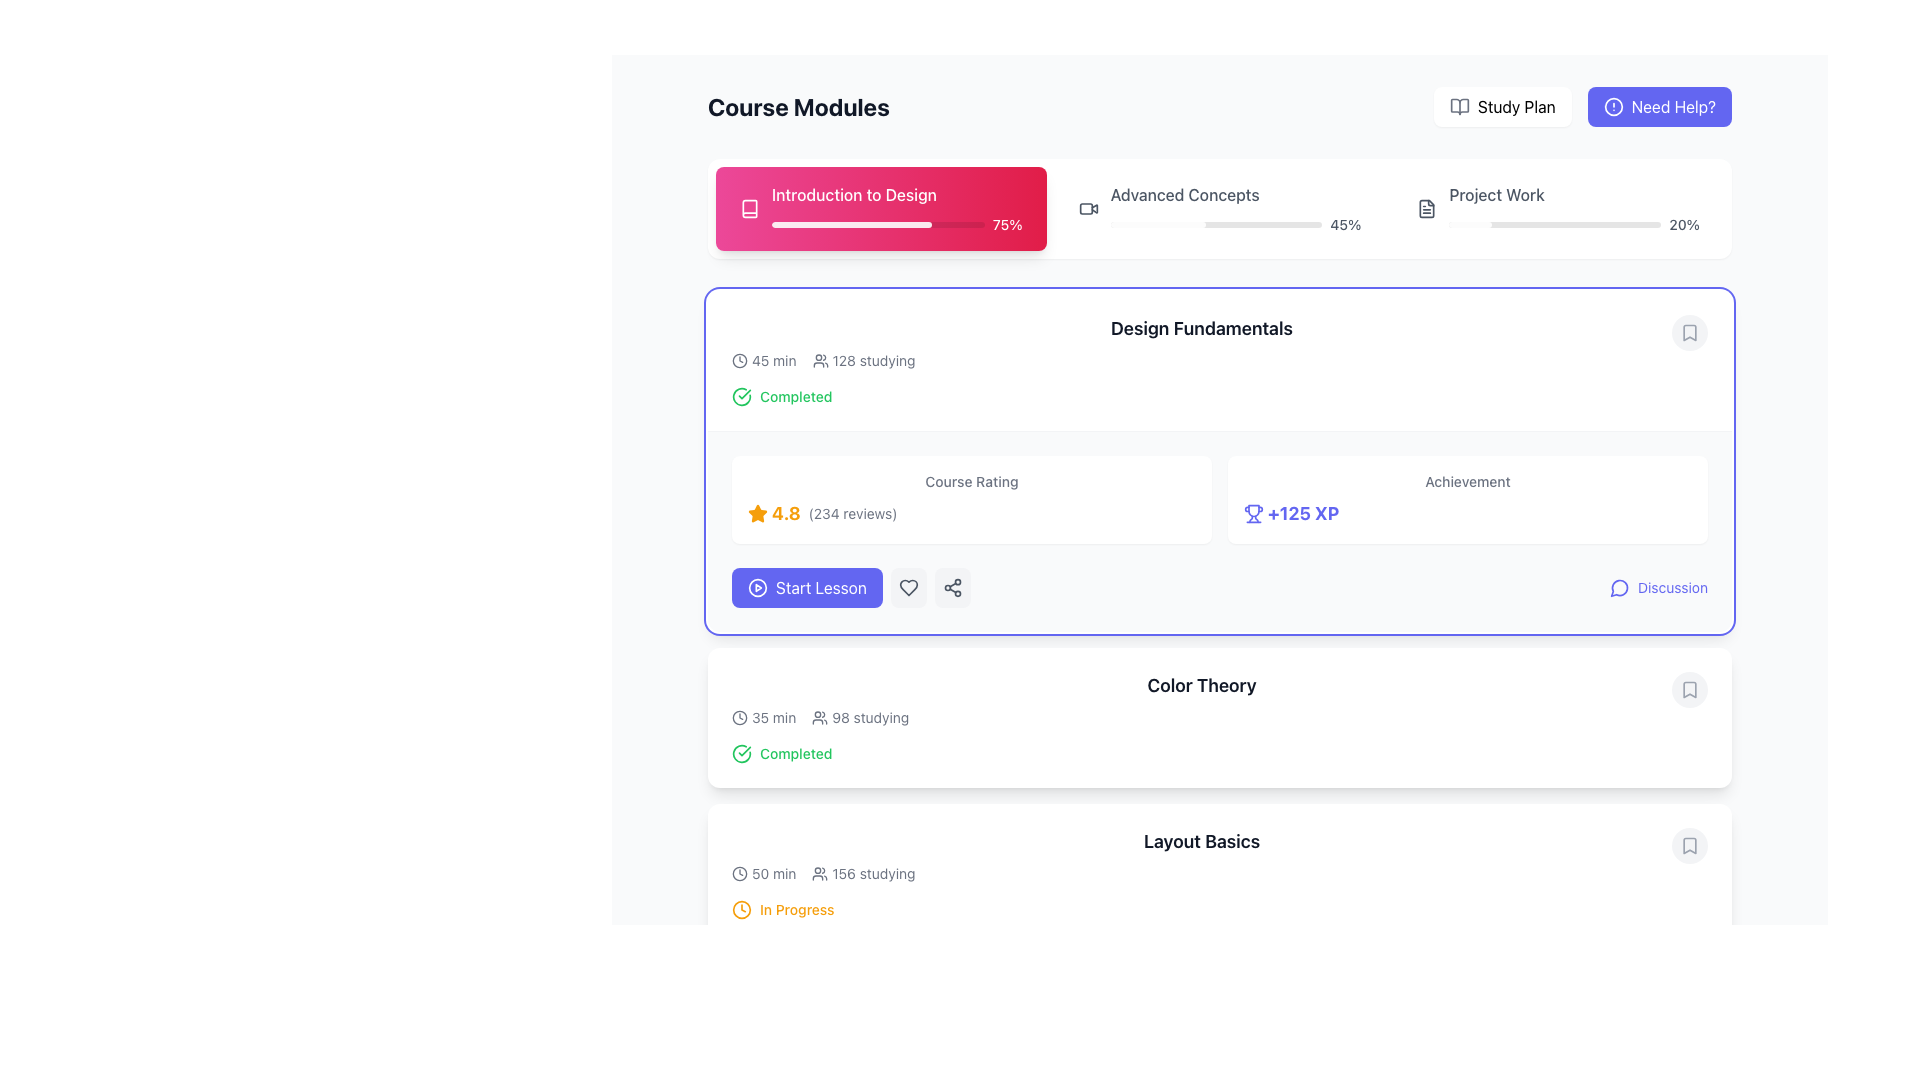 The width and height of the screenshot is (1920, 1080). I want to click on the 'Need Help?' button, which contains an alert icon positioned at the top-right corner of the interface, so click(1613, 107).